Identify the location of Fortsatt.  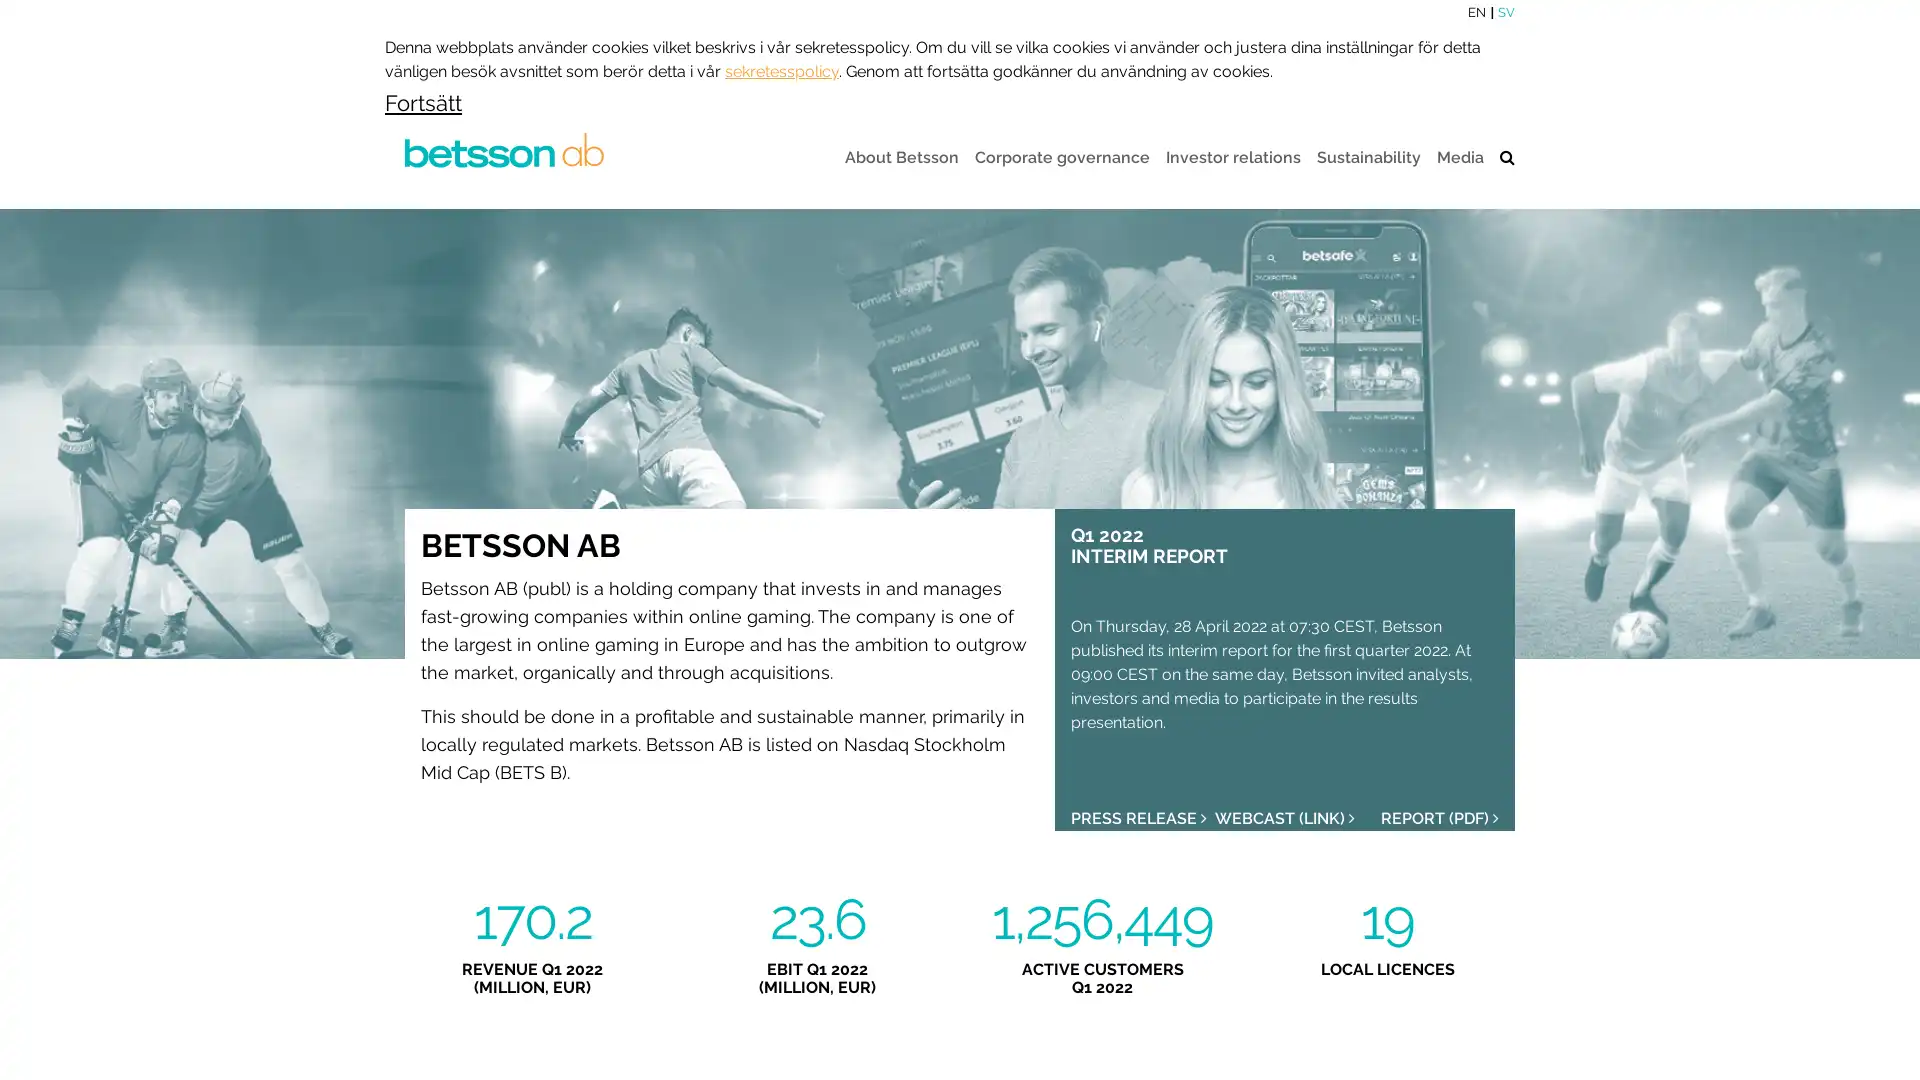
(422, 100).